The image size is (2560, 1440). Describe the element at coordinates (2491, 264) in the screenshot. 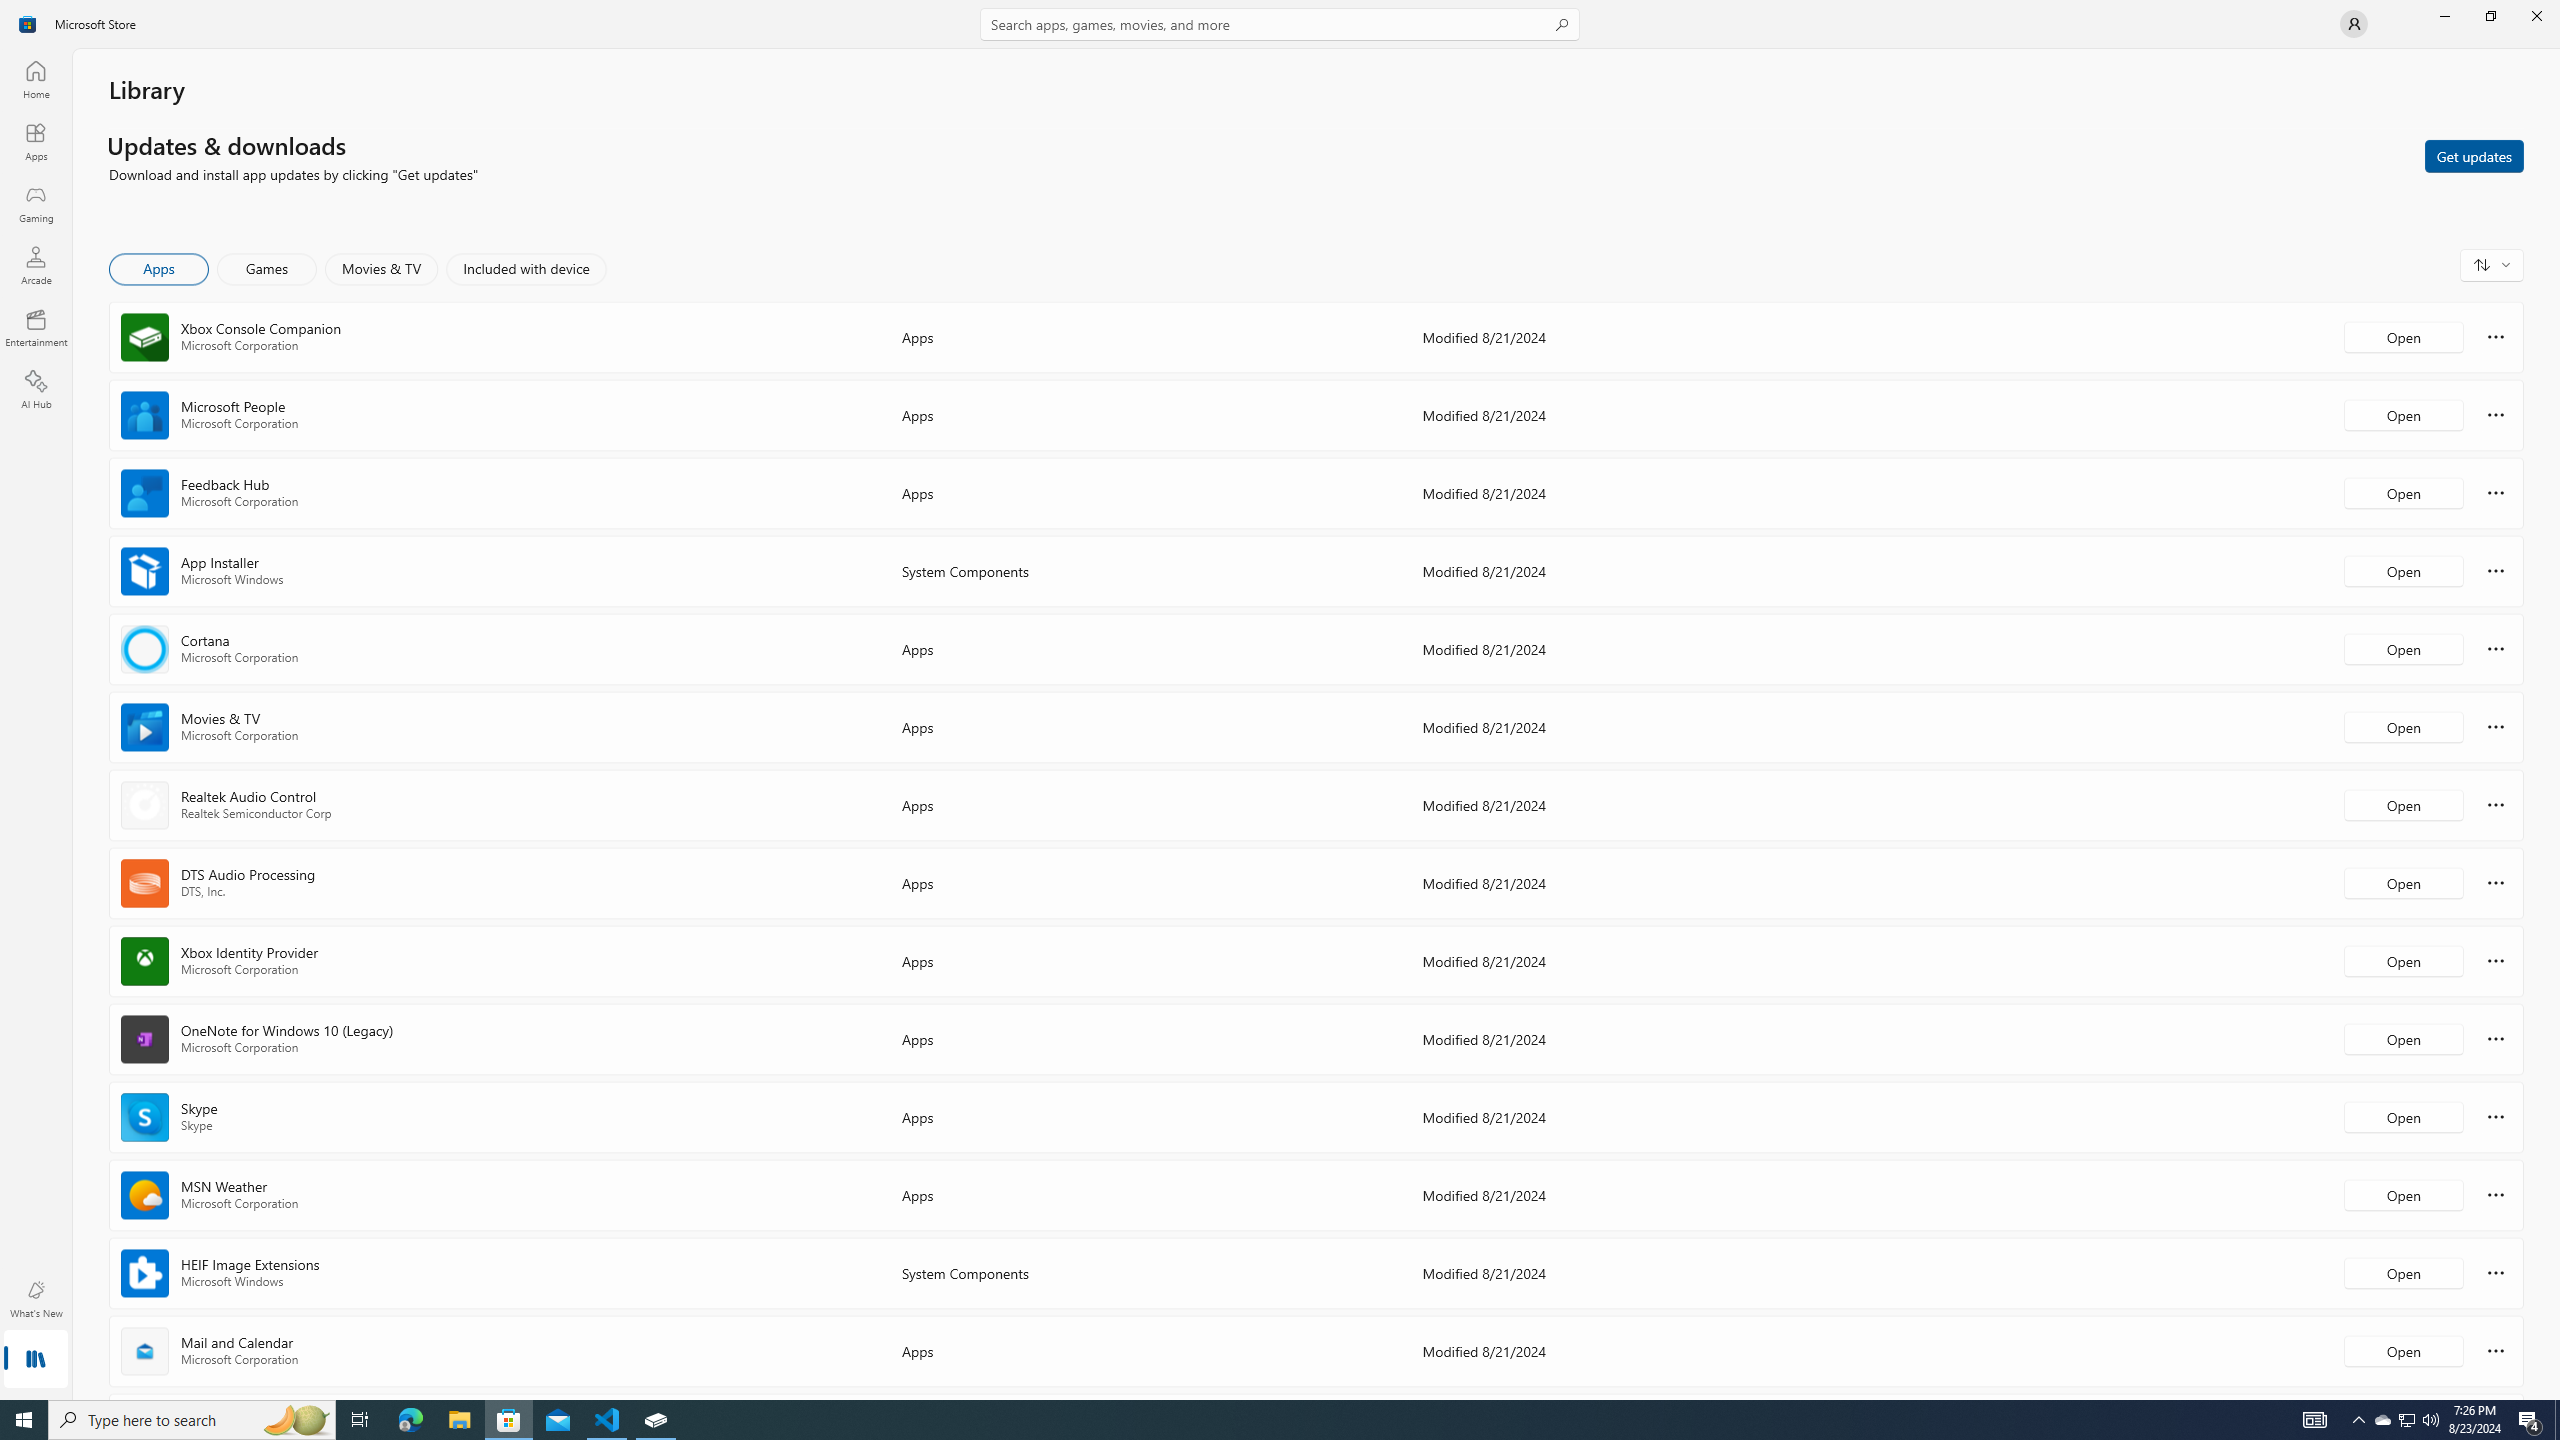

I see `'Sort and filter'` at that location.